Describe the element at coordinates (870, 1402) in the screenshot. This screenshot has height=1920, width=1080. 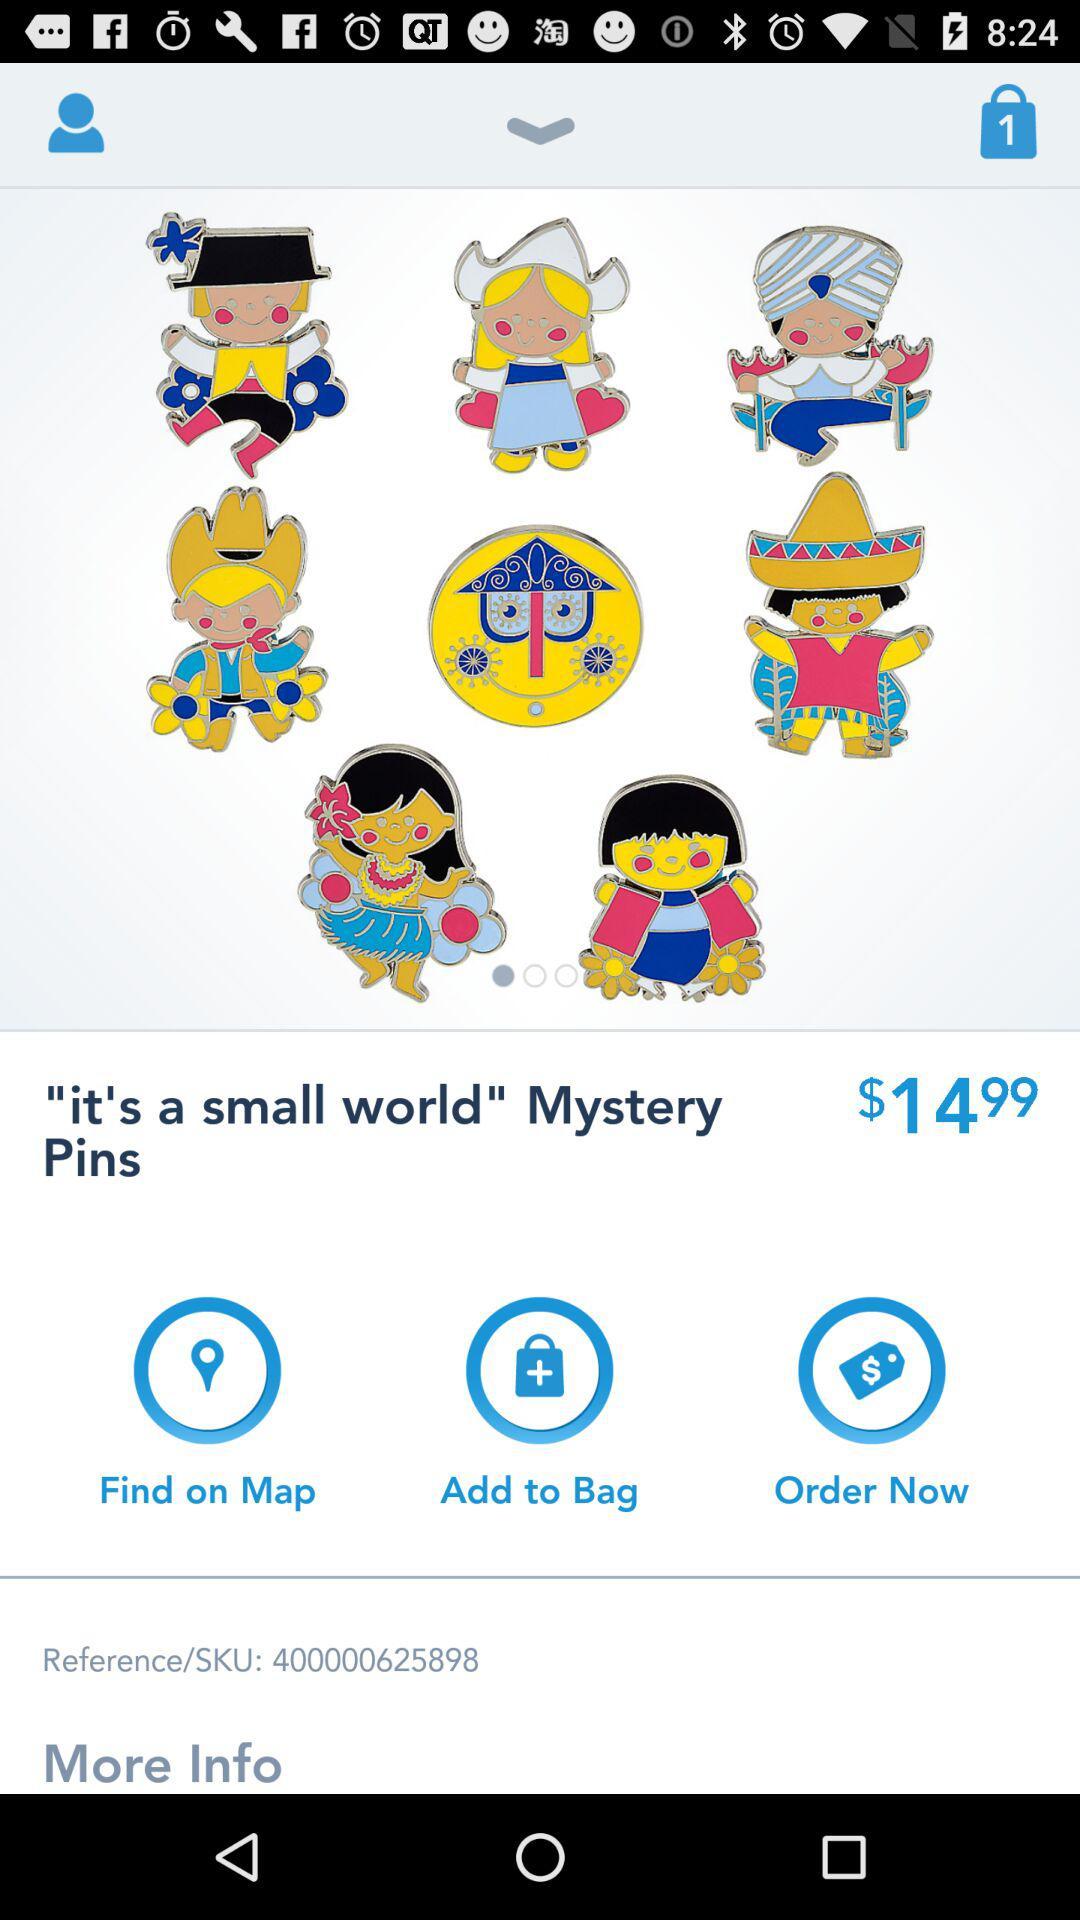
I see `icon next to add to bag button` at that location.